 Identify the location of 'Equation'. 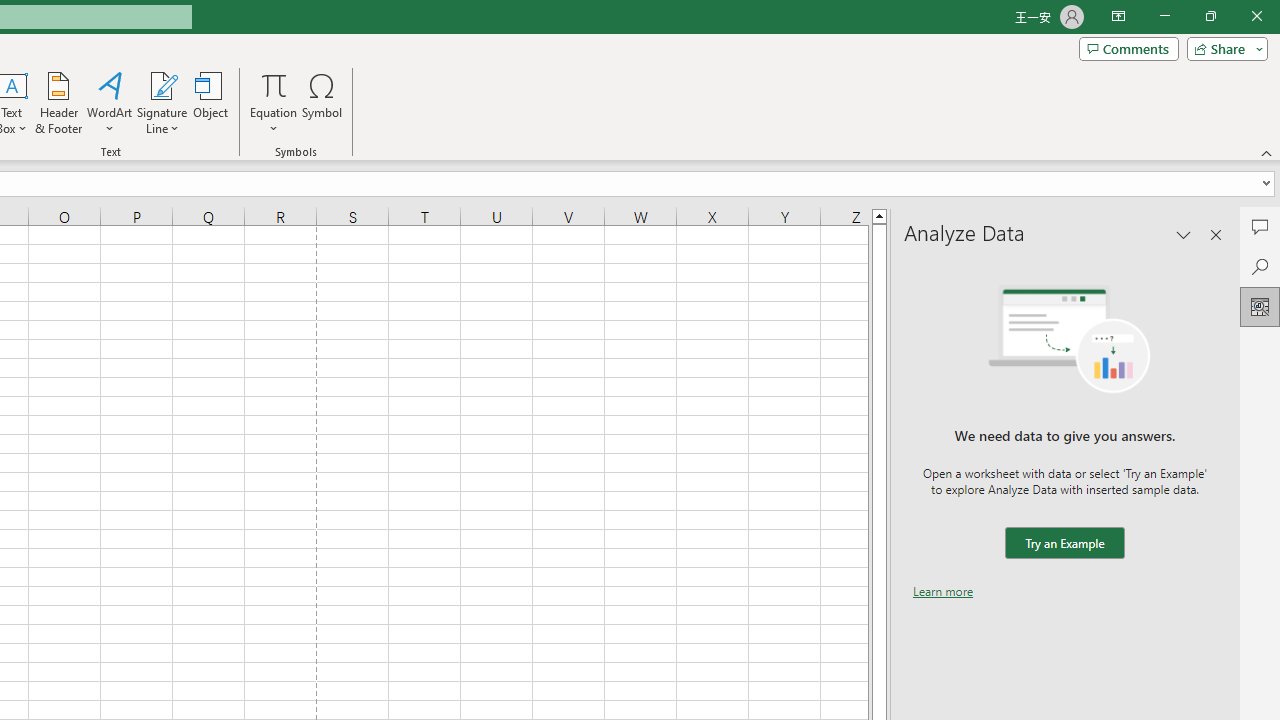
(272, 84).